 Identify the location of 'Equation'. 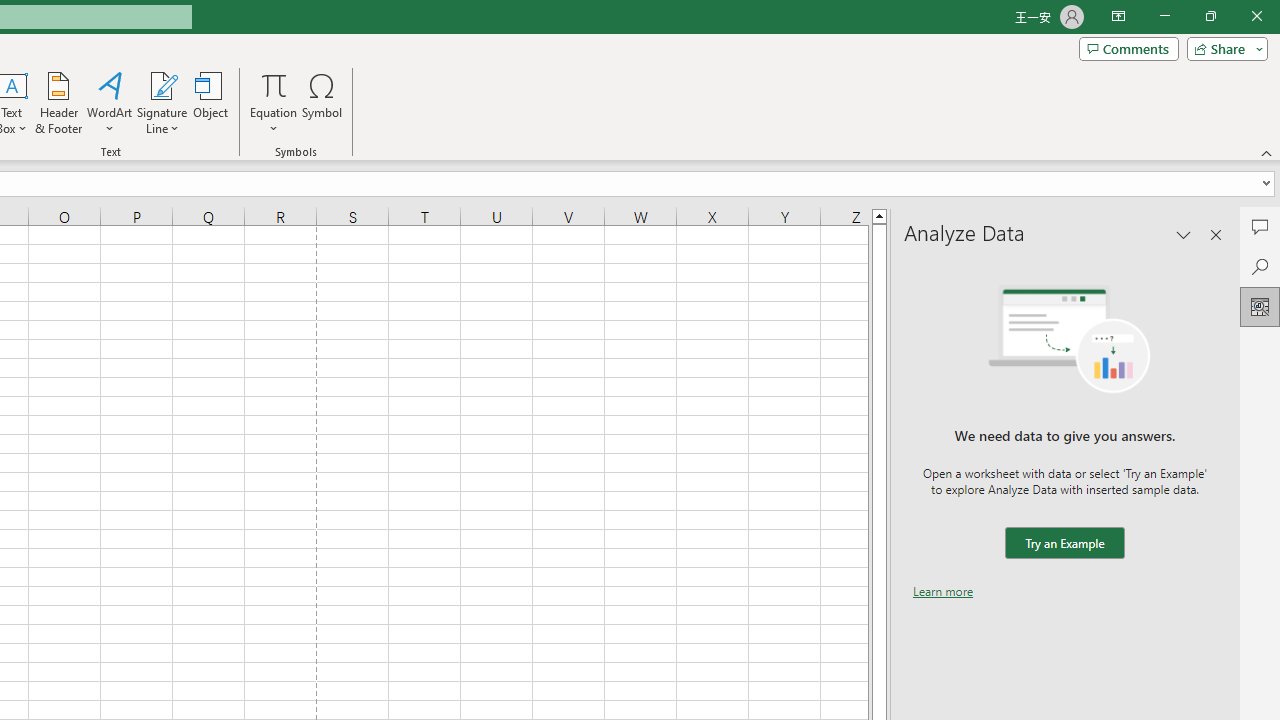
(272, 84).